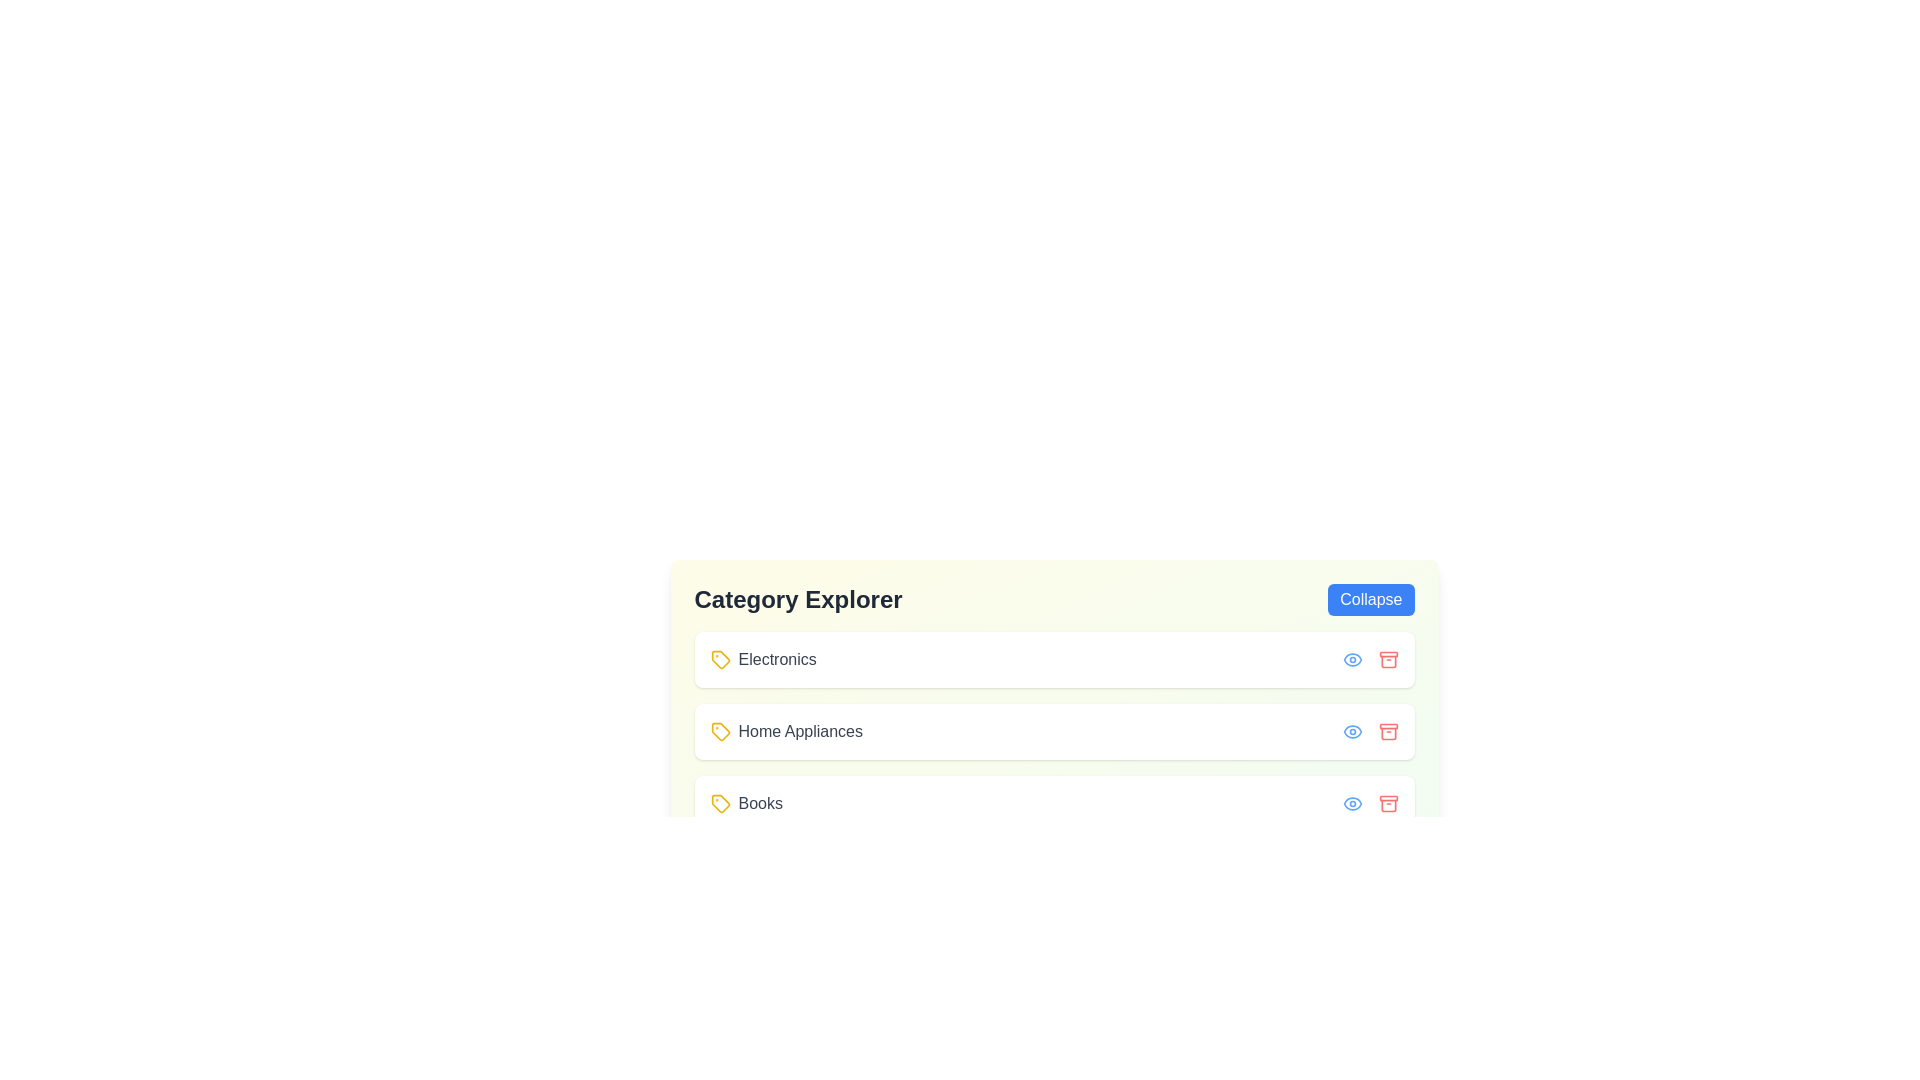  I want to click on the visibility toggle icon located on the right side of the horizontal section associated with the 'Electronics' category, so click(1352, 659).